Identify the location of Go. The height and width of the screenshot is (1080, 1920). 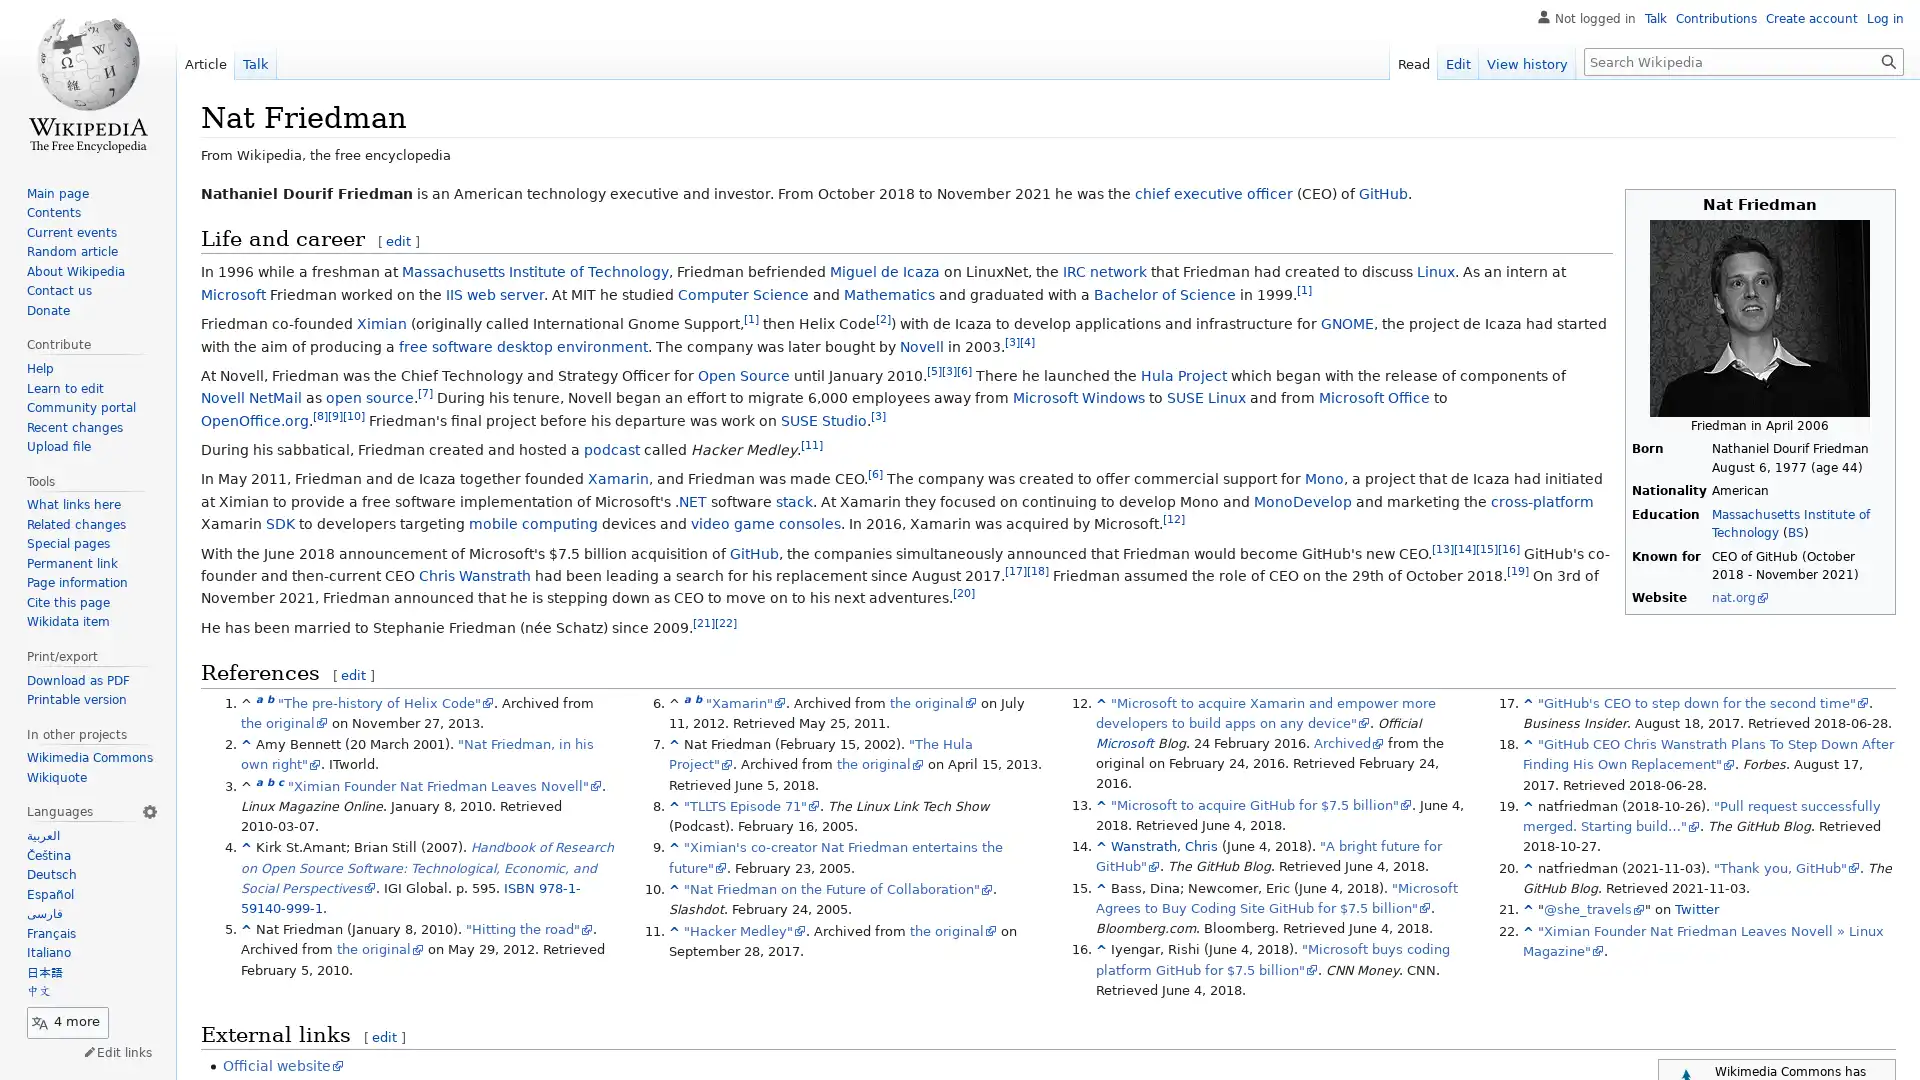
(1888, 60).